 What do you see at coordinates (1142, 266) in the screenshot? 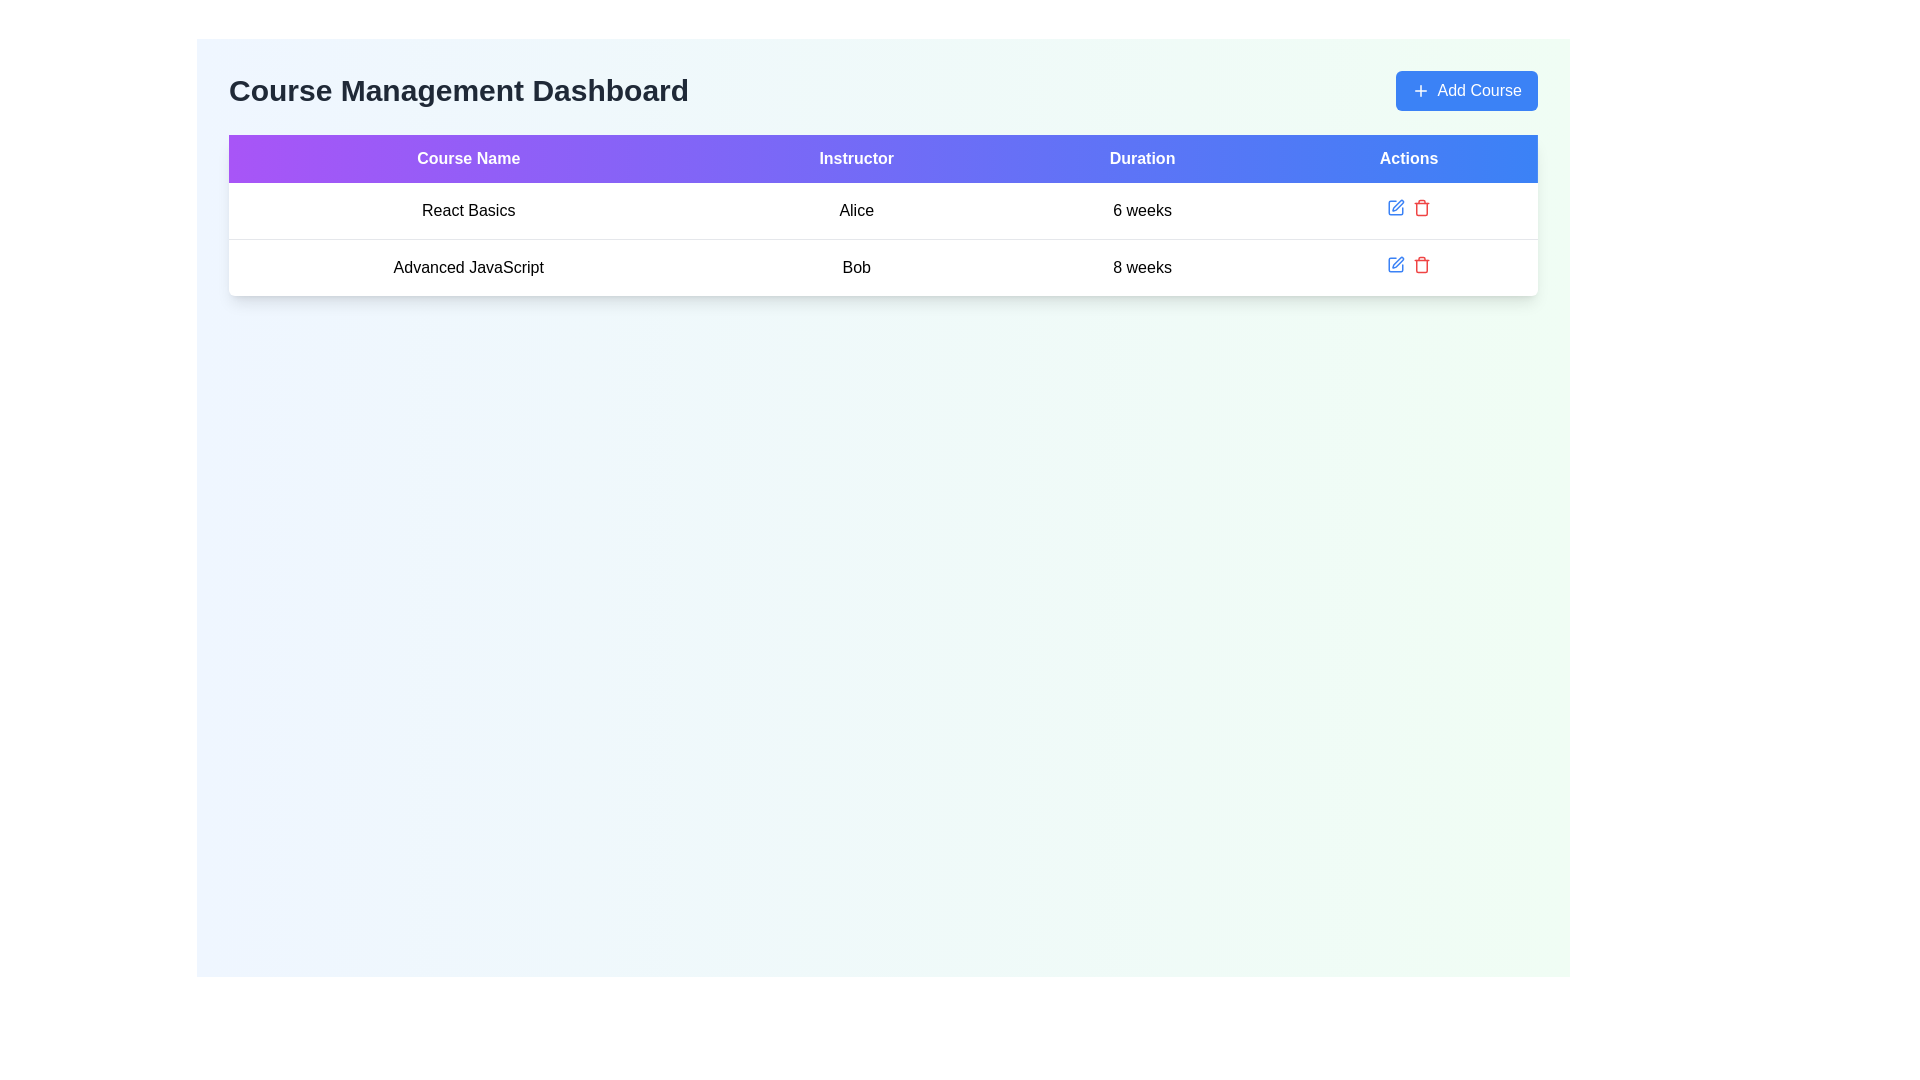
I see `the text label displaying '8 weeks' in the second row of the table under the 'Duration' column header` at bounding box center [1142, 266].